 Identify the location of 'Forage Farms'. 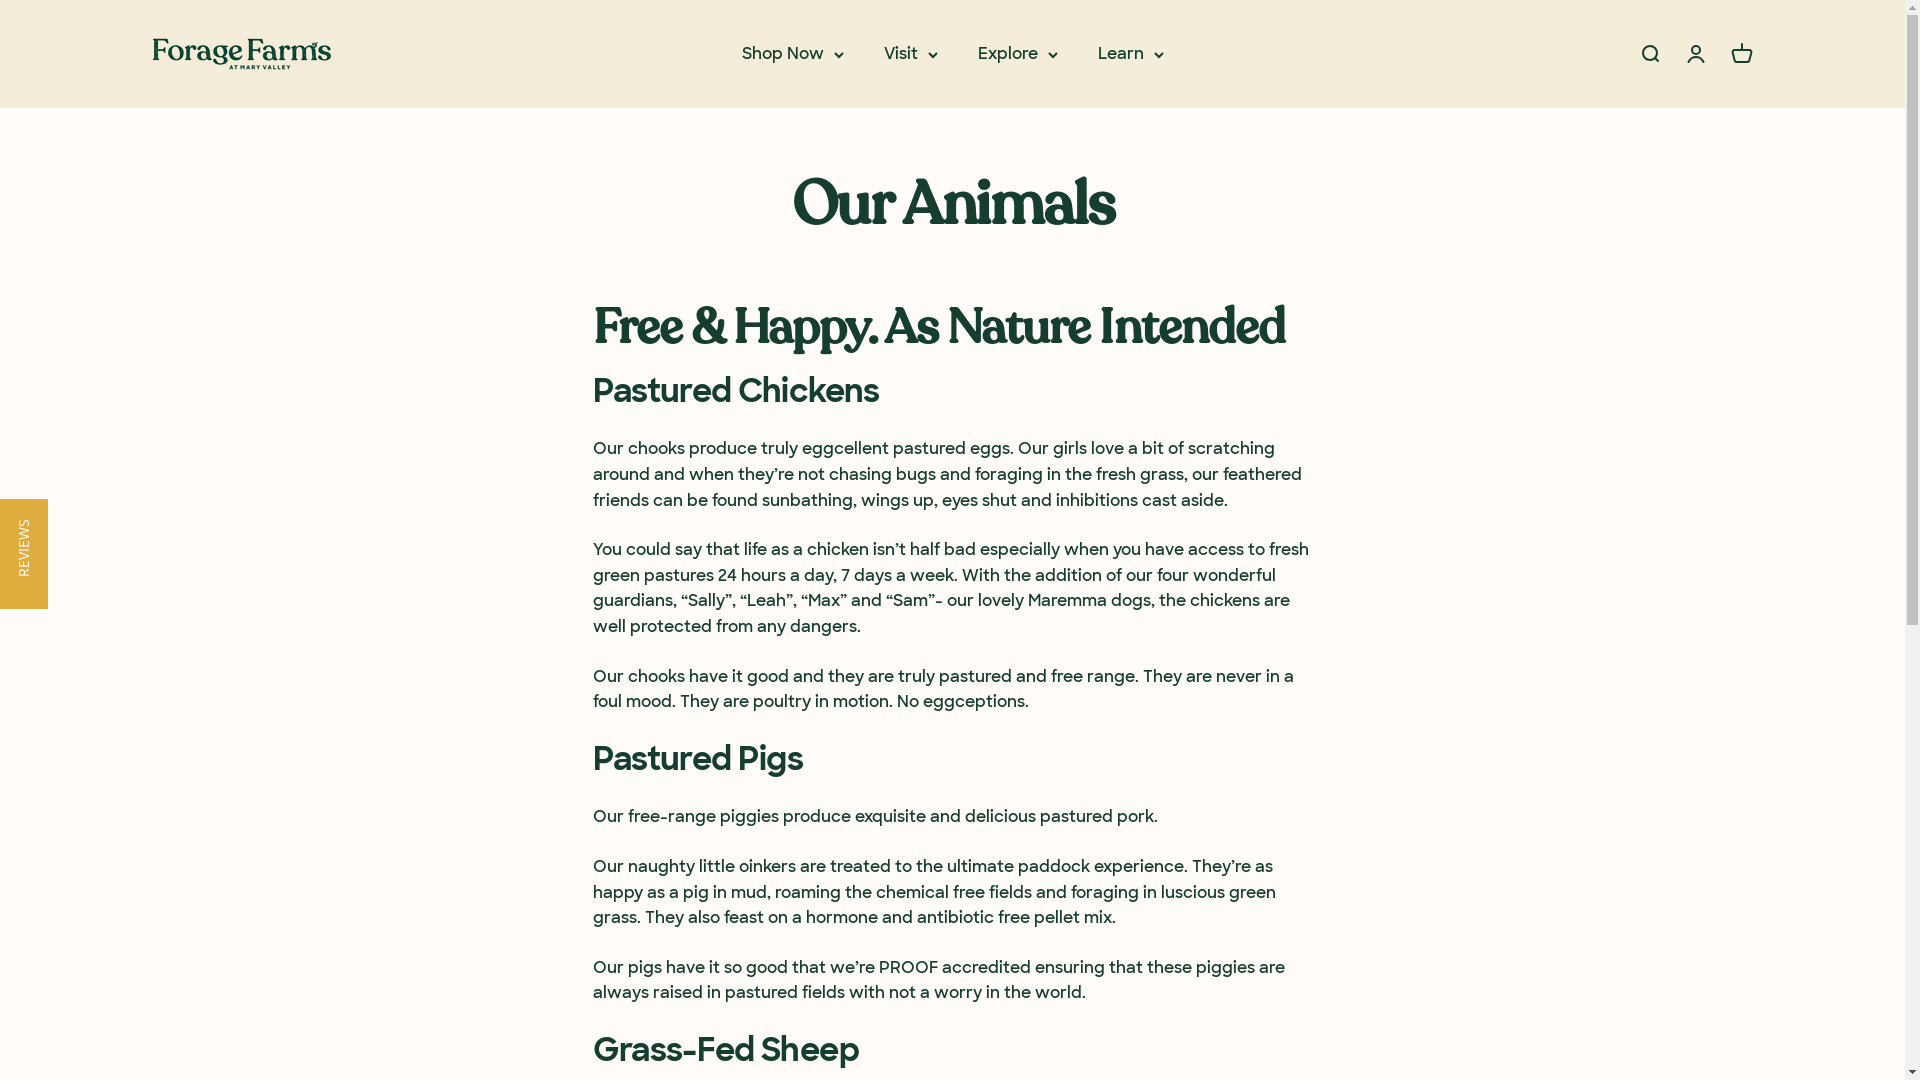
(151, 53).